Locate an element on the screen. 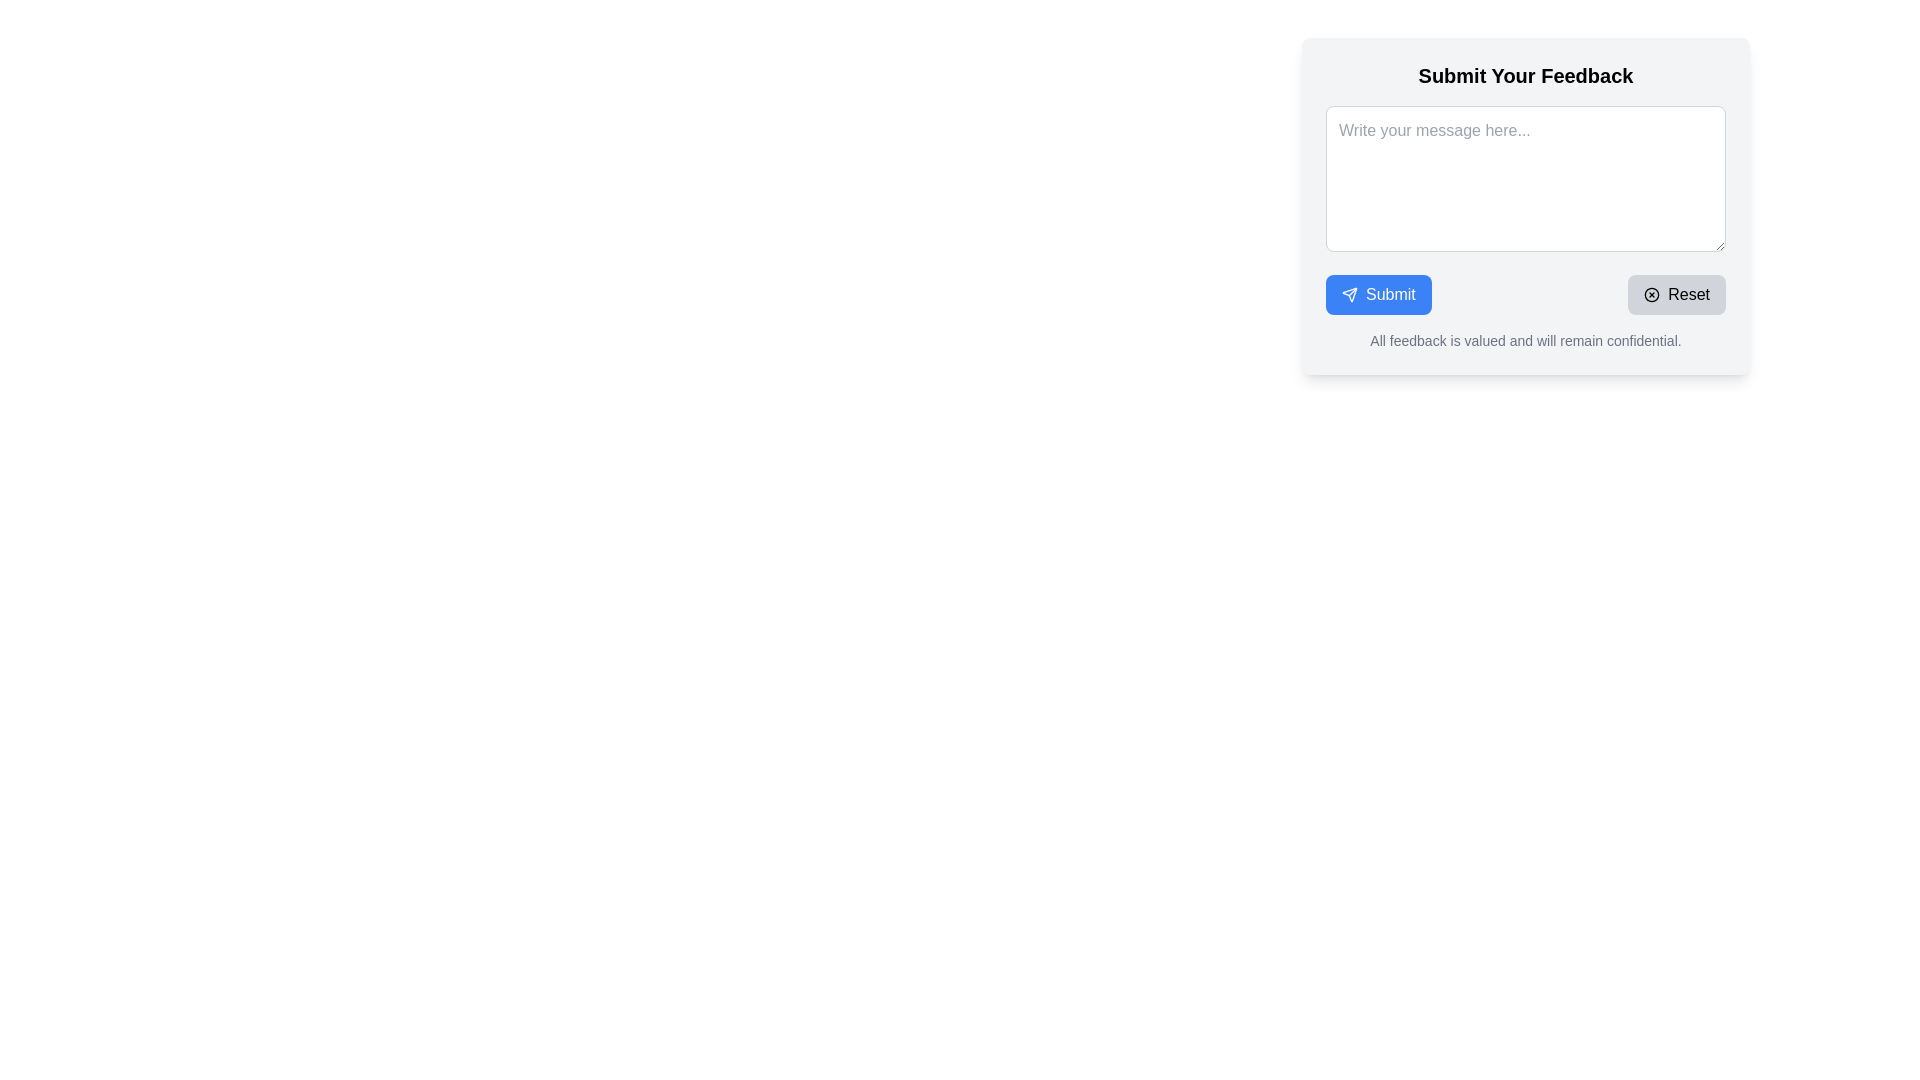 Image resolution: width=1920 pixels, height=1080 pixels. the Circle SVG graphical element that represents the 'Reset' operation, located near the bottom right of the 'Submit Your Feedback' form is located at coordinates (1652, 294).